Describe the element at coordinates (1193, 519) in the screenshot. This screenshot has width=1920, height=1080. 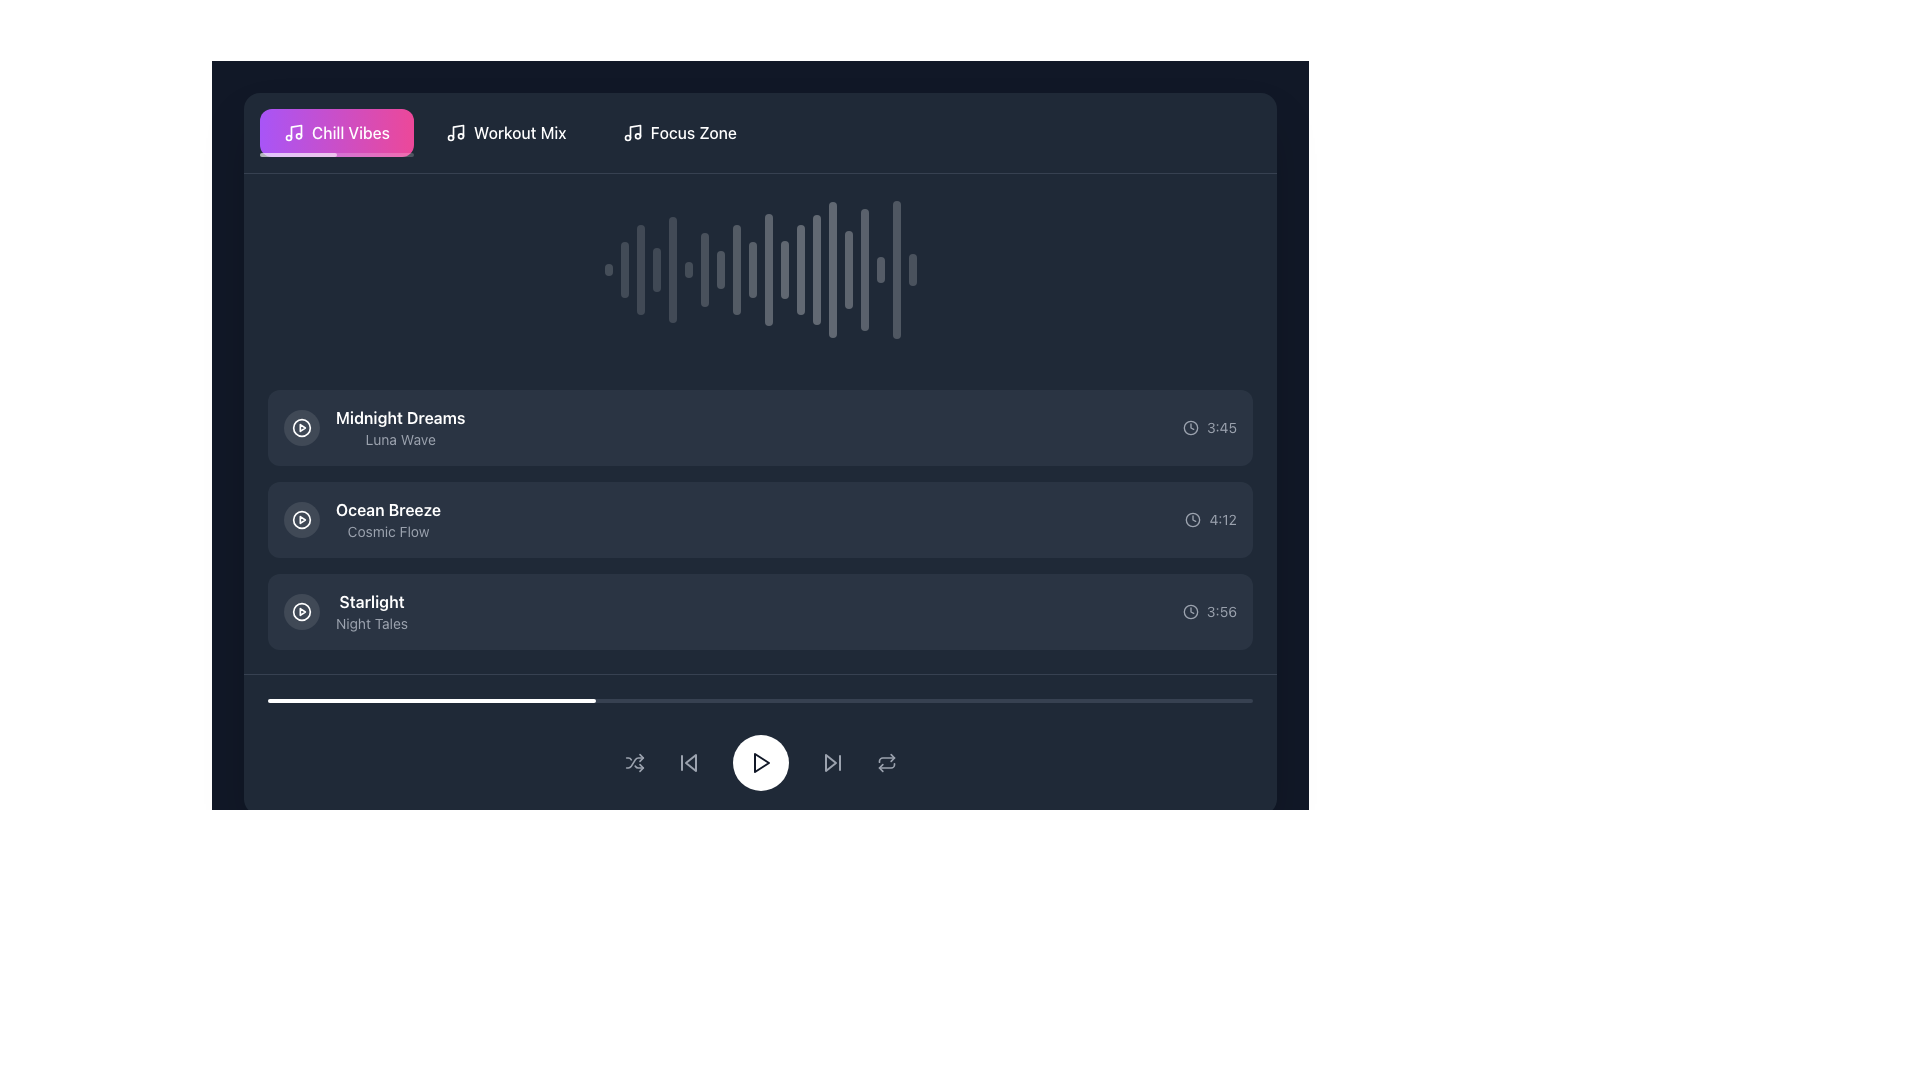
I see `the clock icon, which is a minimalist analog clock illustration located next to the time '4:12' for the song 'Ocean Breeze' in the song list` at that location.